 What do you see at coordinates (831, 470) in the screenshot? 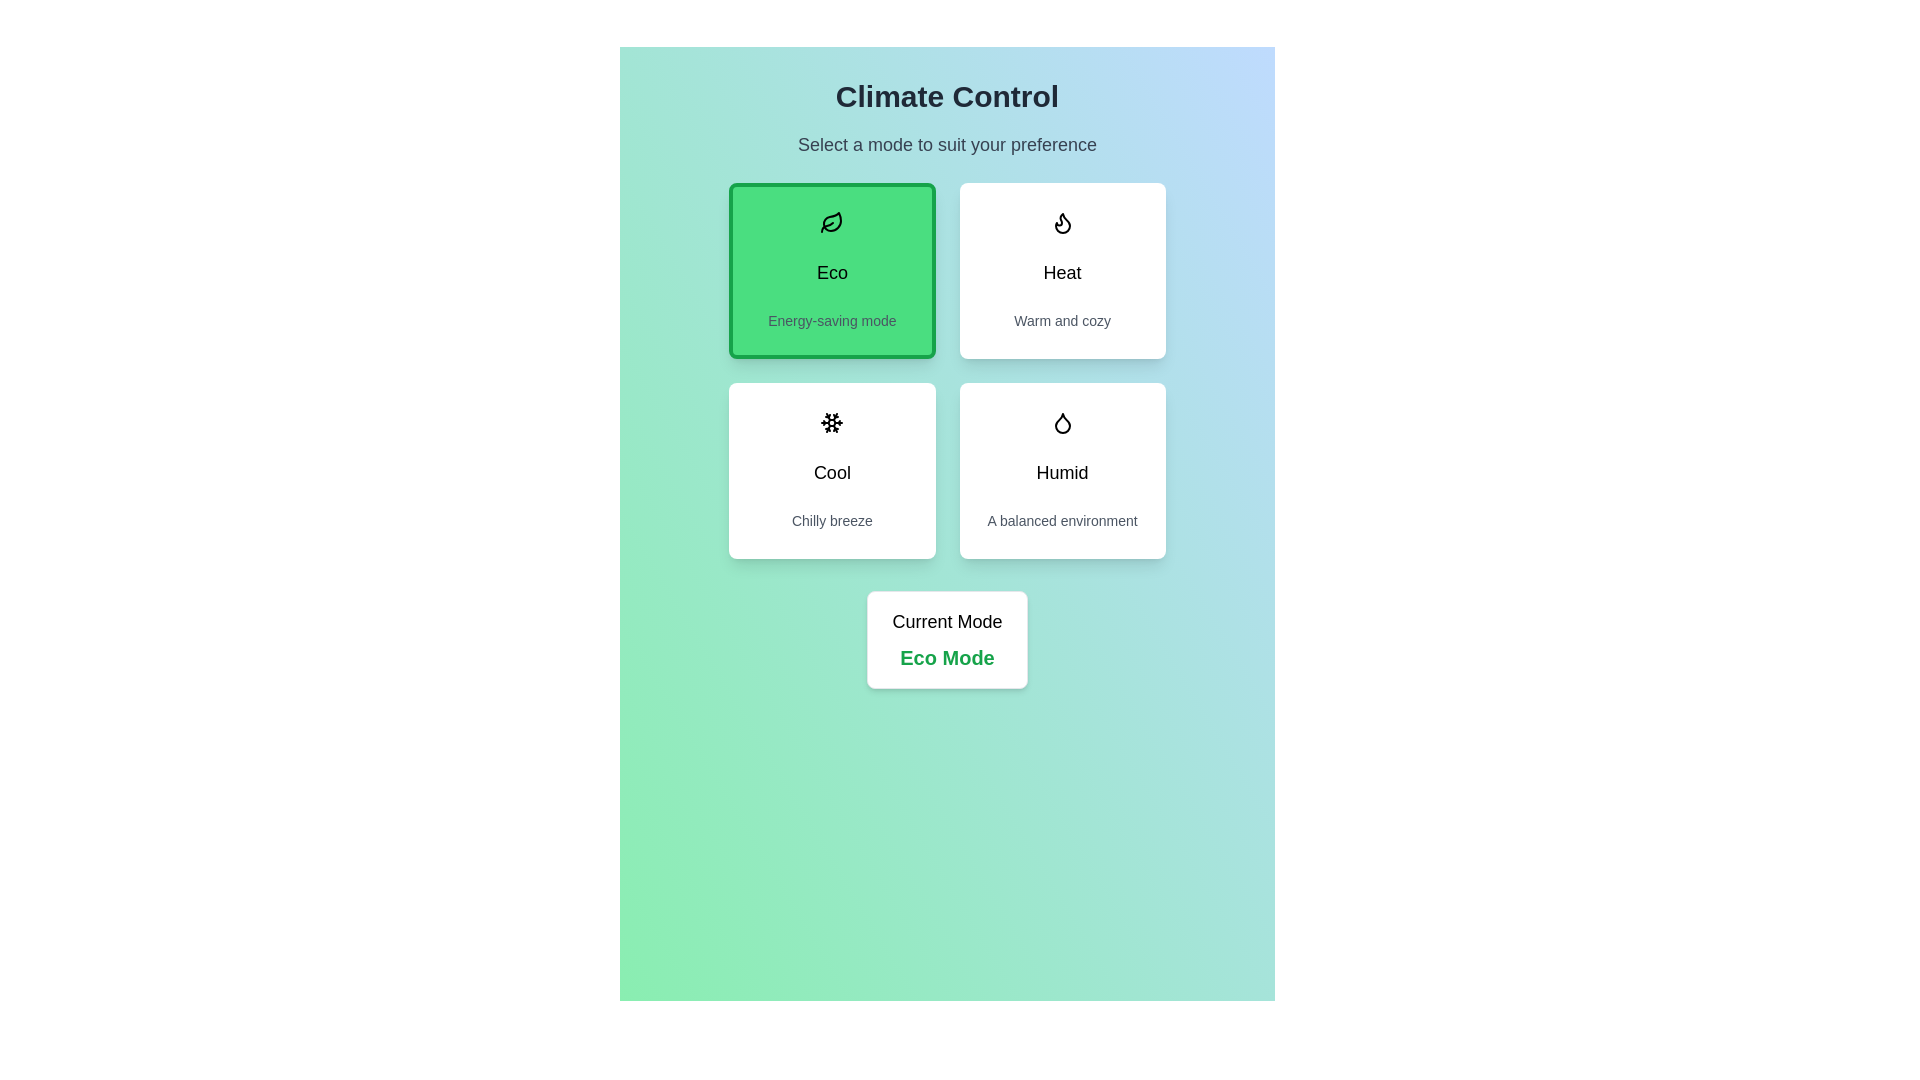
I see `the mode Cool by clicking on the respective button` at bounding box center [831, 470].